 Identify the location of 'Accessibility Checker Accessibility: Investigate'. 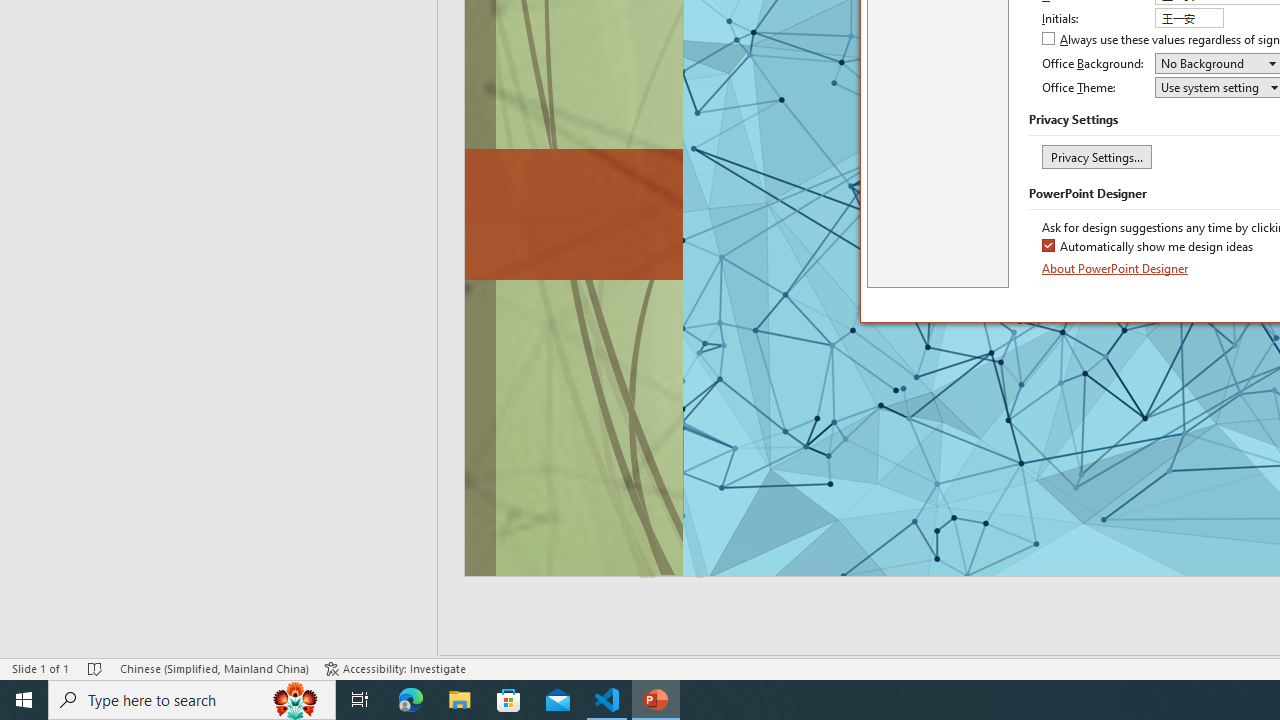
(395, 669).